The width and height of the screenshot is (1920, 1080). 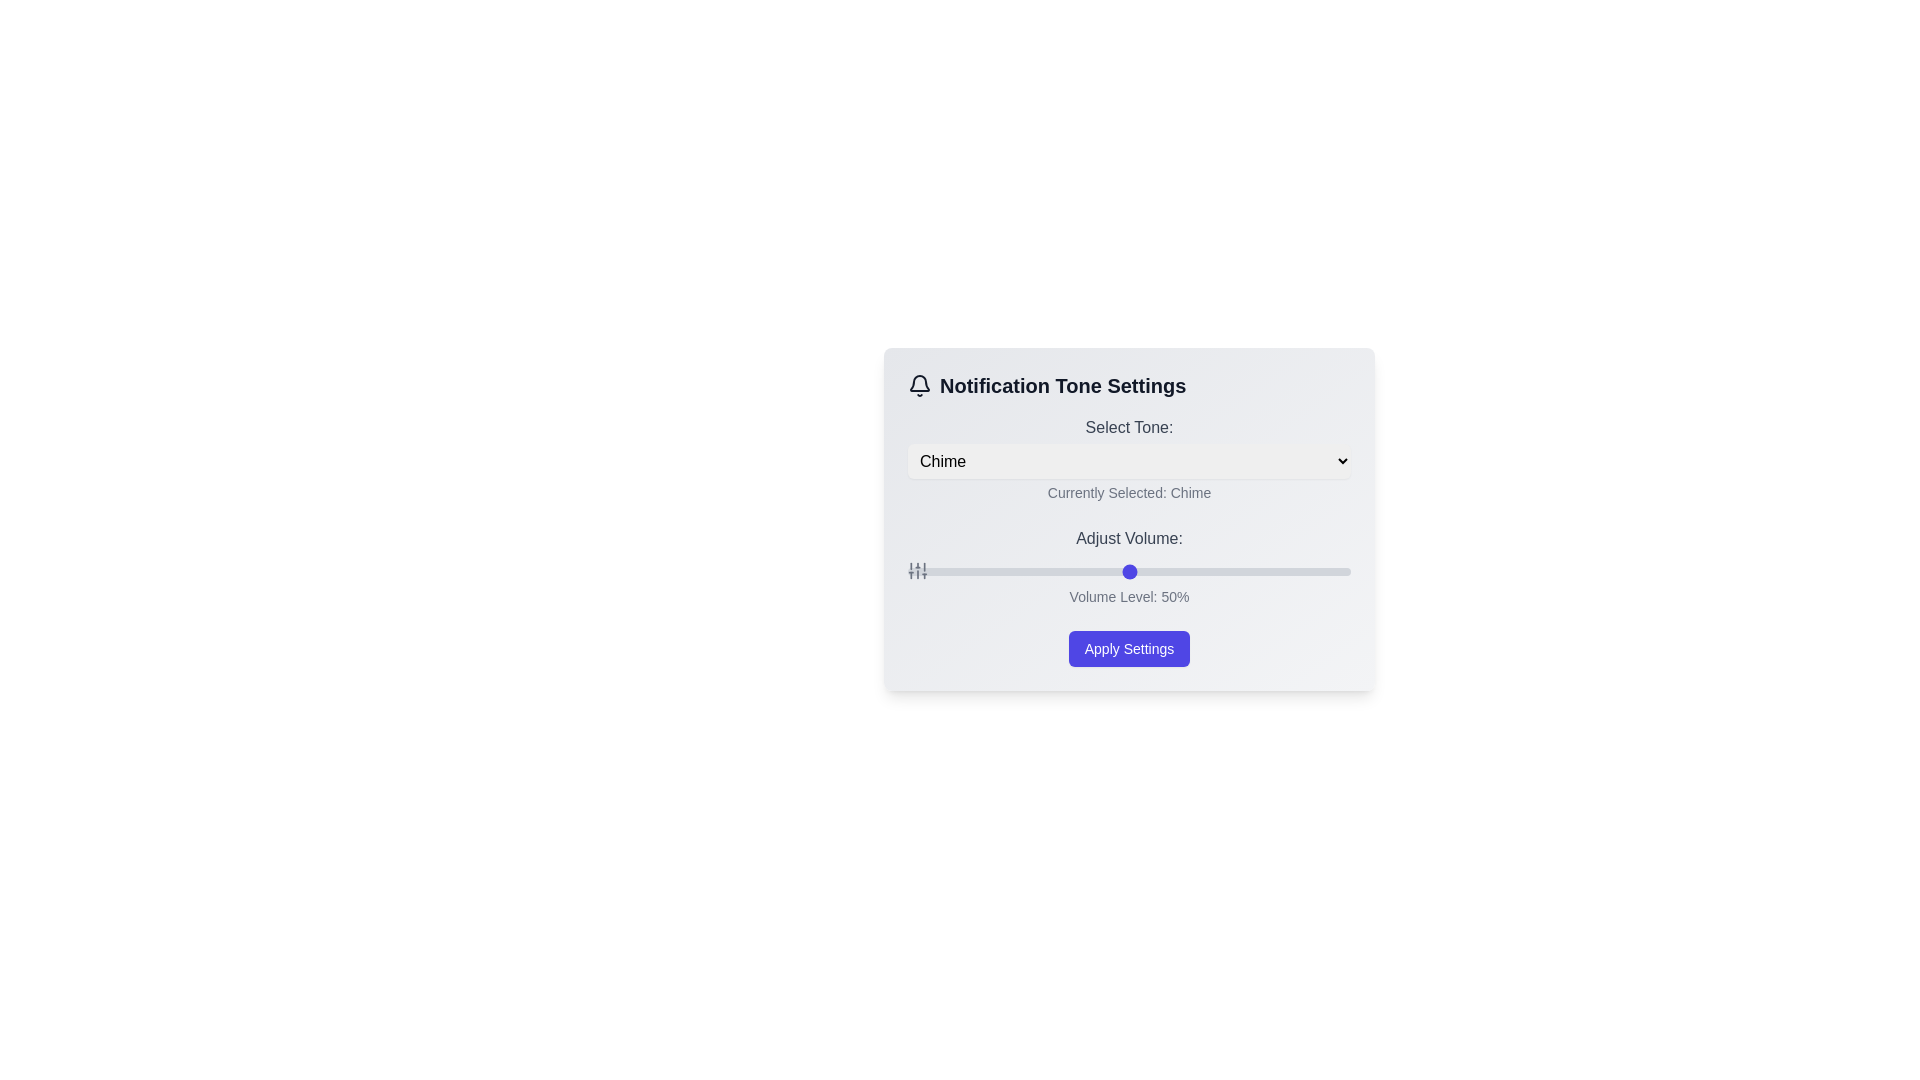 I want to click on the volume level, so click(x=1133, y=571).